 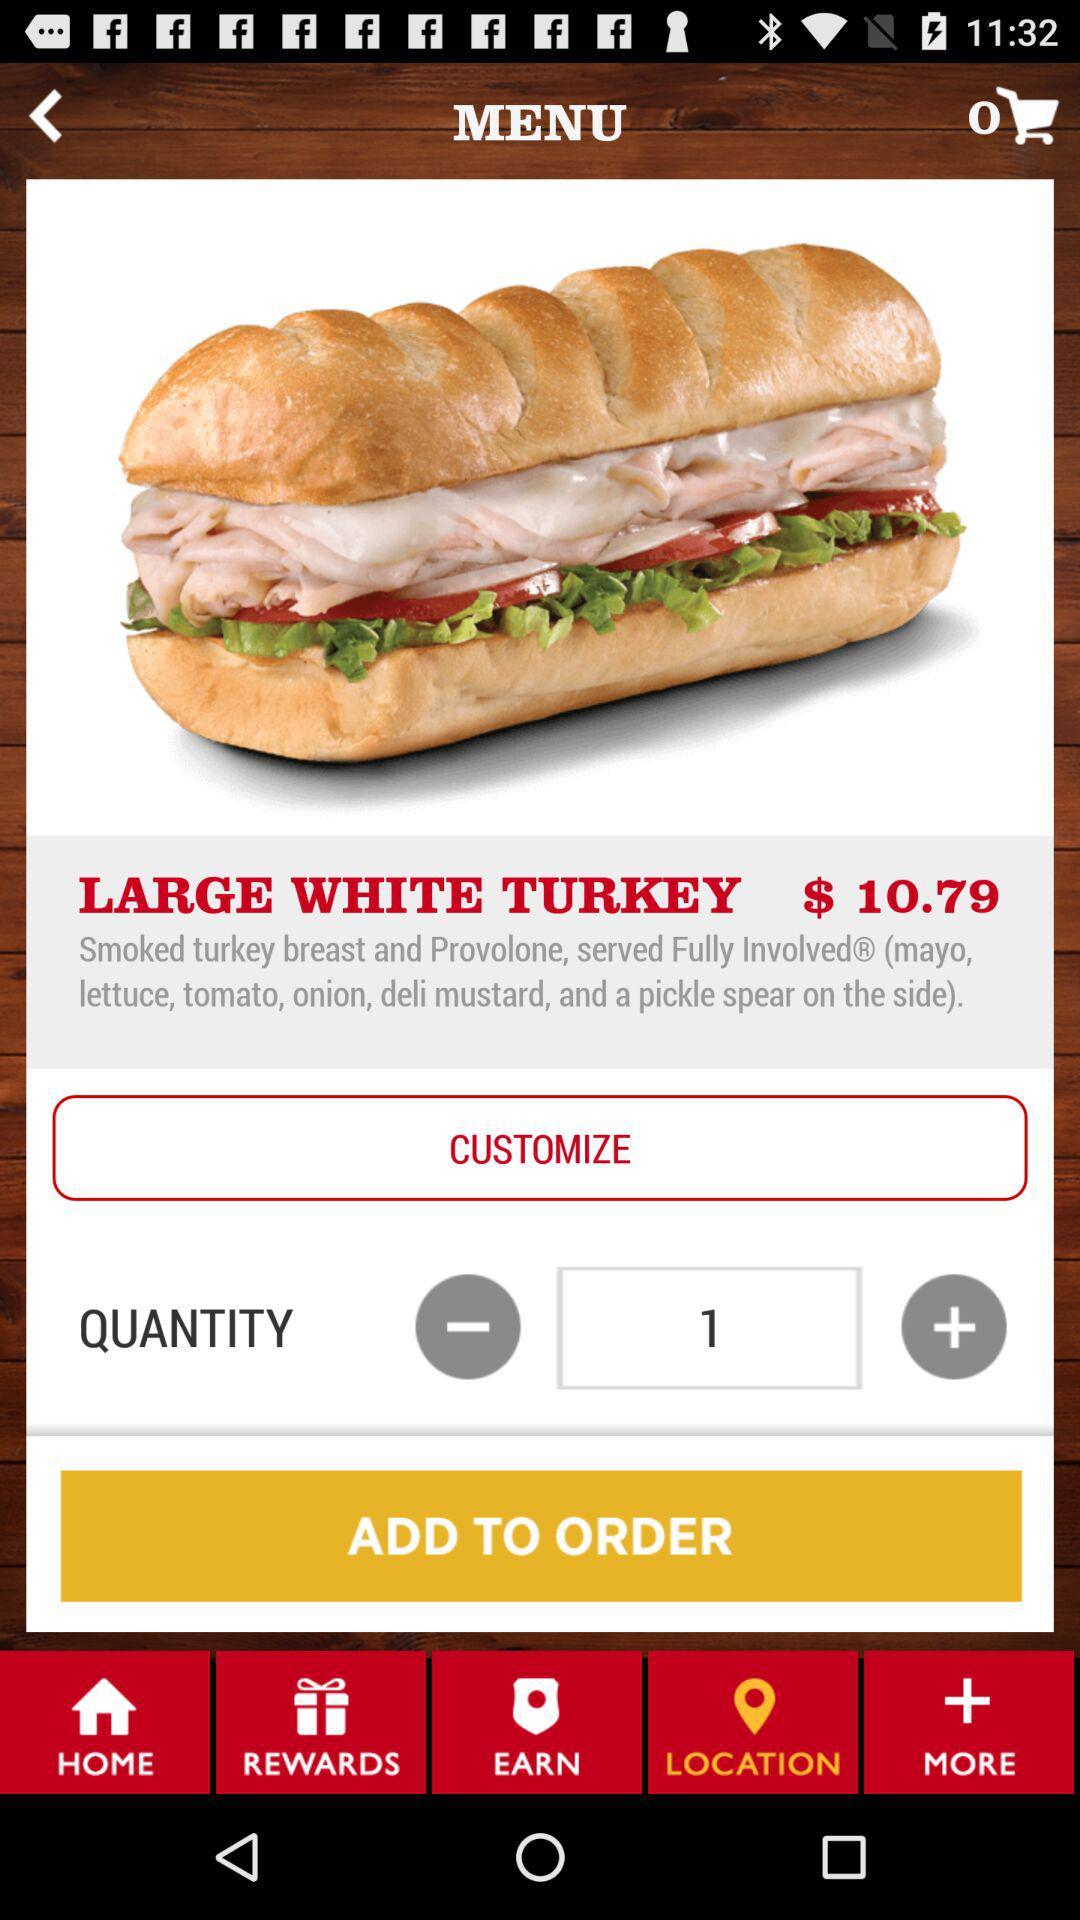 What do you see at coordinates (540, 1147) in the screenshot?
I see `the icon below the smoked turkey breast app` at bounding box center [540, 1147].